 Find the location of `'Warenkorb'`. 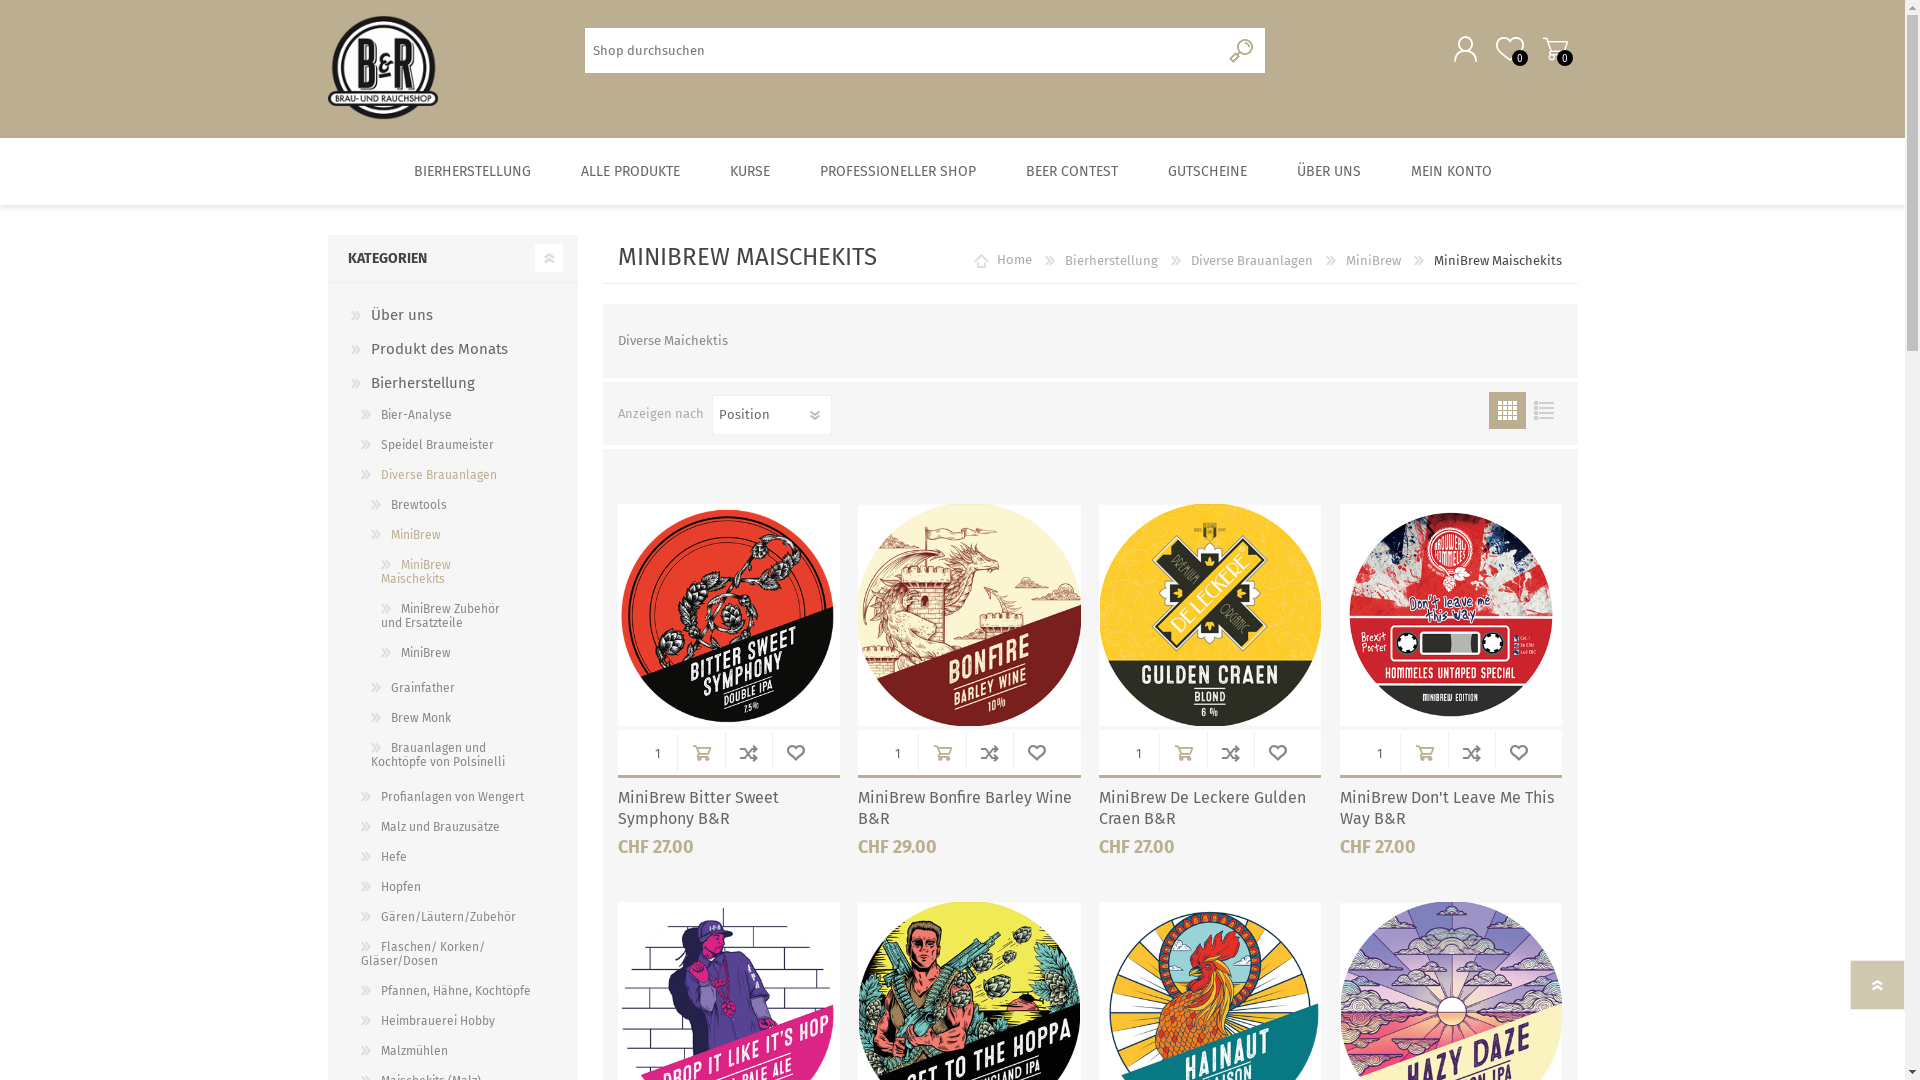

'Warenkorb' is located at coordinates (1553, 48).